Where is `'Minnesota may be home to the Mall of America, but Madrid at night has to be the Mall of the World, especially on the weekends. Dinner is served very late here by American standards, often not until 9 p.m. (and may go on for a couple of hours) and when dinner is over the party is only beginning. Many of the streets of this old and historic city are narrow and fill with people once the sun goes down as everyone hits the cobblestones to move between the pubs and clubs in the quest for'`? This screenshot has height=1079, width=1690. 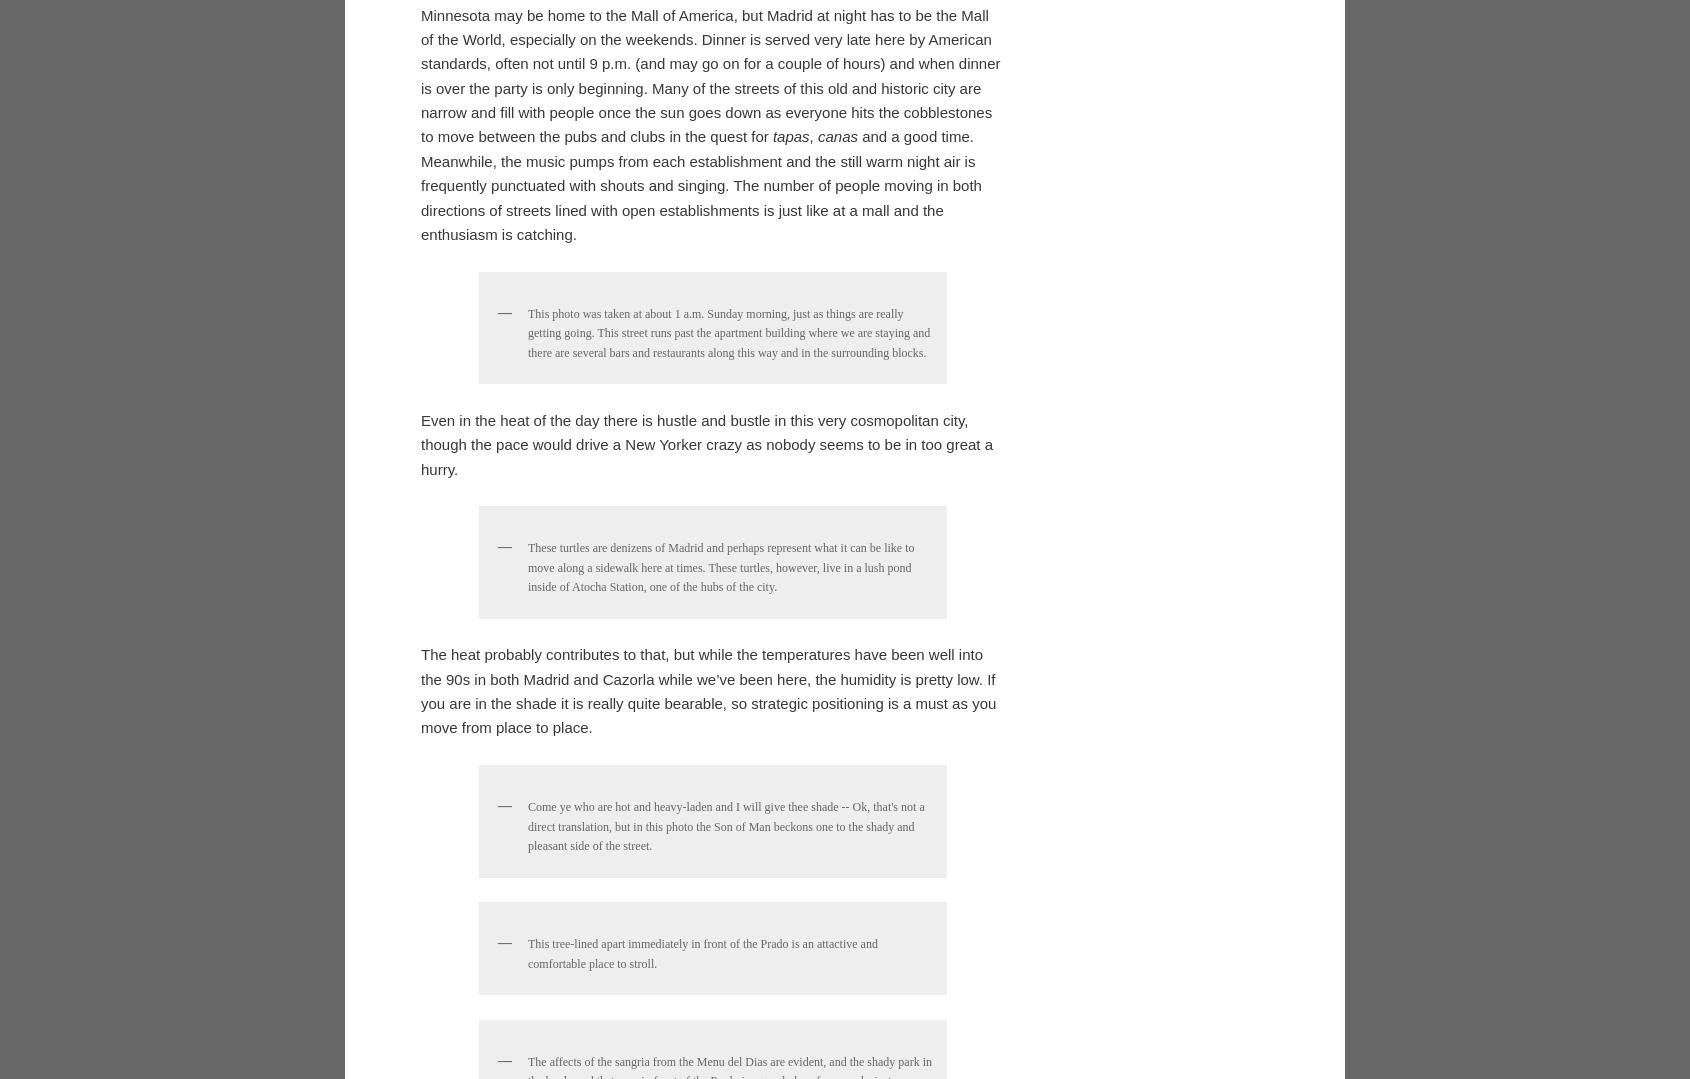
'Minnesota may be home to the Mall of America, but Madrid at night has to be the Mall of the World, especially on the weekends. Dinner is served very late here by American standards, often not until 9 p.m. (and may go on for a couple of hours) and when dinner is over the party is only beginning. Many of the streets of this old and historic city are narrow and fill with people once the sun goes down as everyone hits the cobblestones to move between the pubs and clubs in the quest for' is located at coordinates (709, 709).